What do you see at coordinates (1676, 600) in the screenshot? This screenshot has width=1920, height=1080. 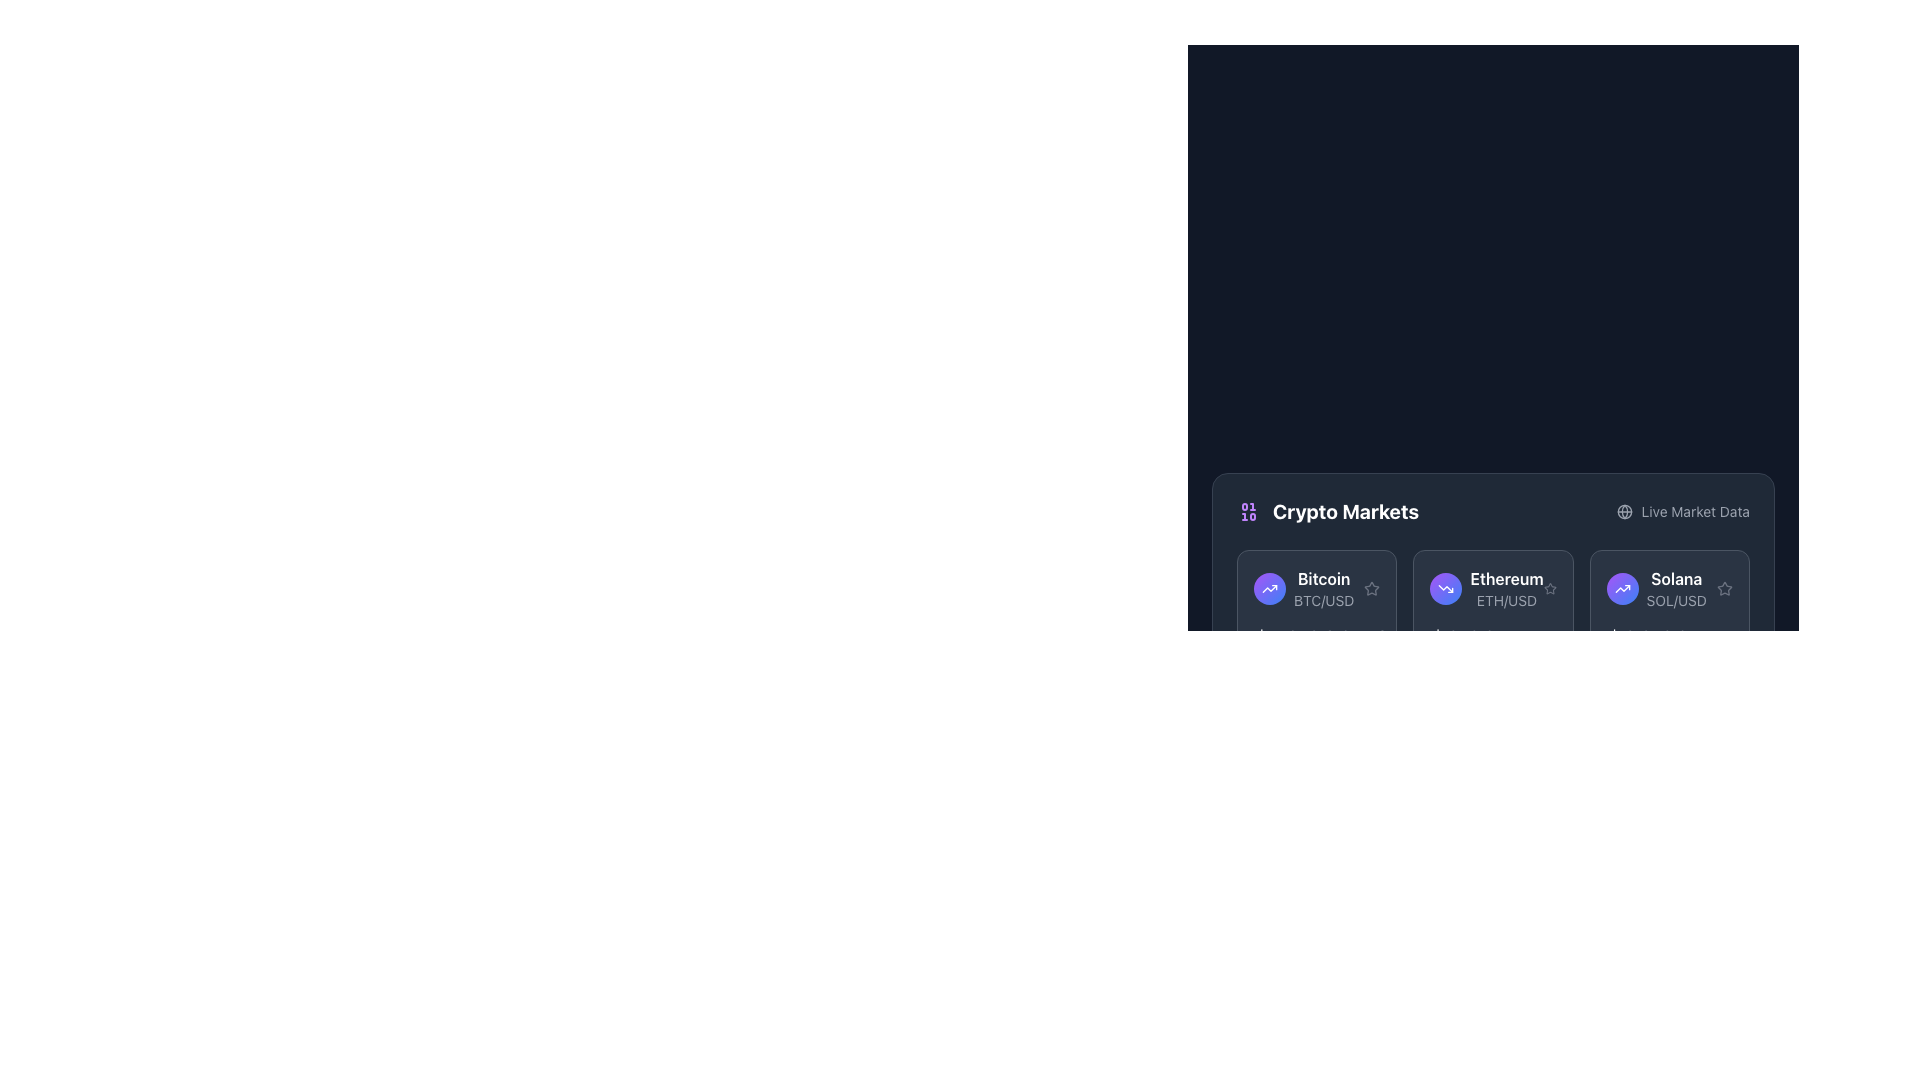 I see `the informational text displaying 'SOL/USD' located under the 'Solana' title in the cryptocurrency prices panel` at bounding box center [1676, 600].